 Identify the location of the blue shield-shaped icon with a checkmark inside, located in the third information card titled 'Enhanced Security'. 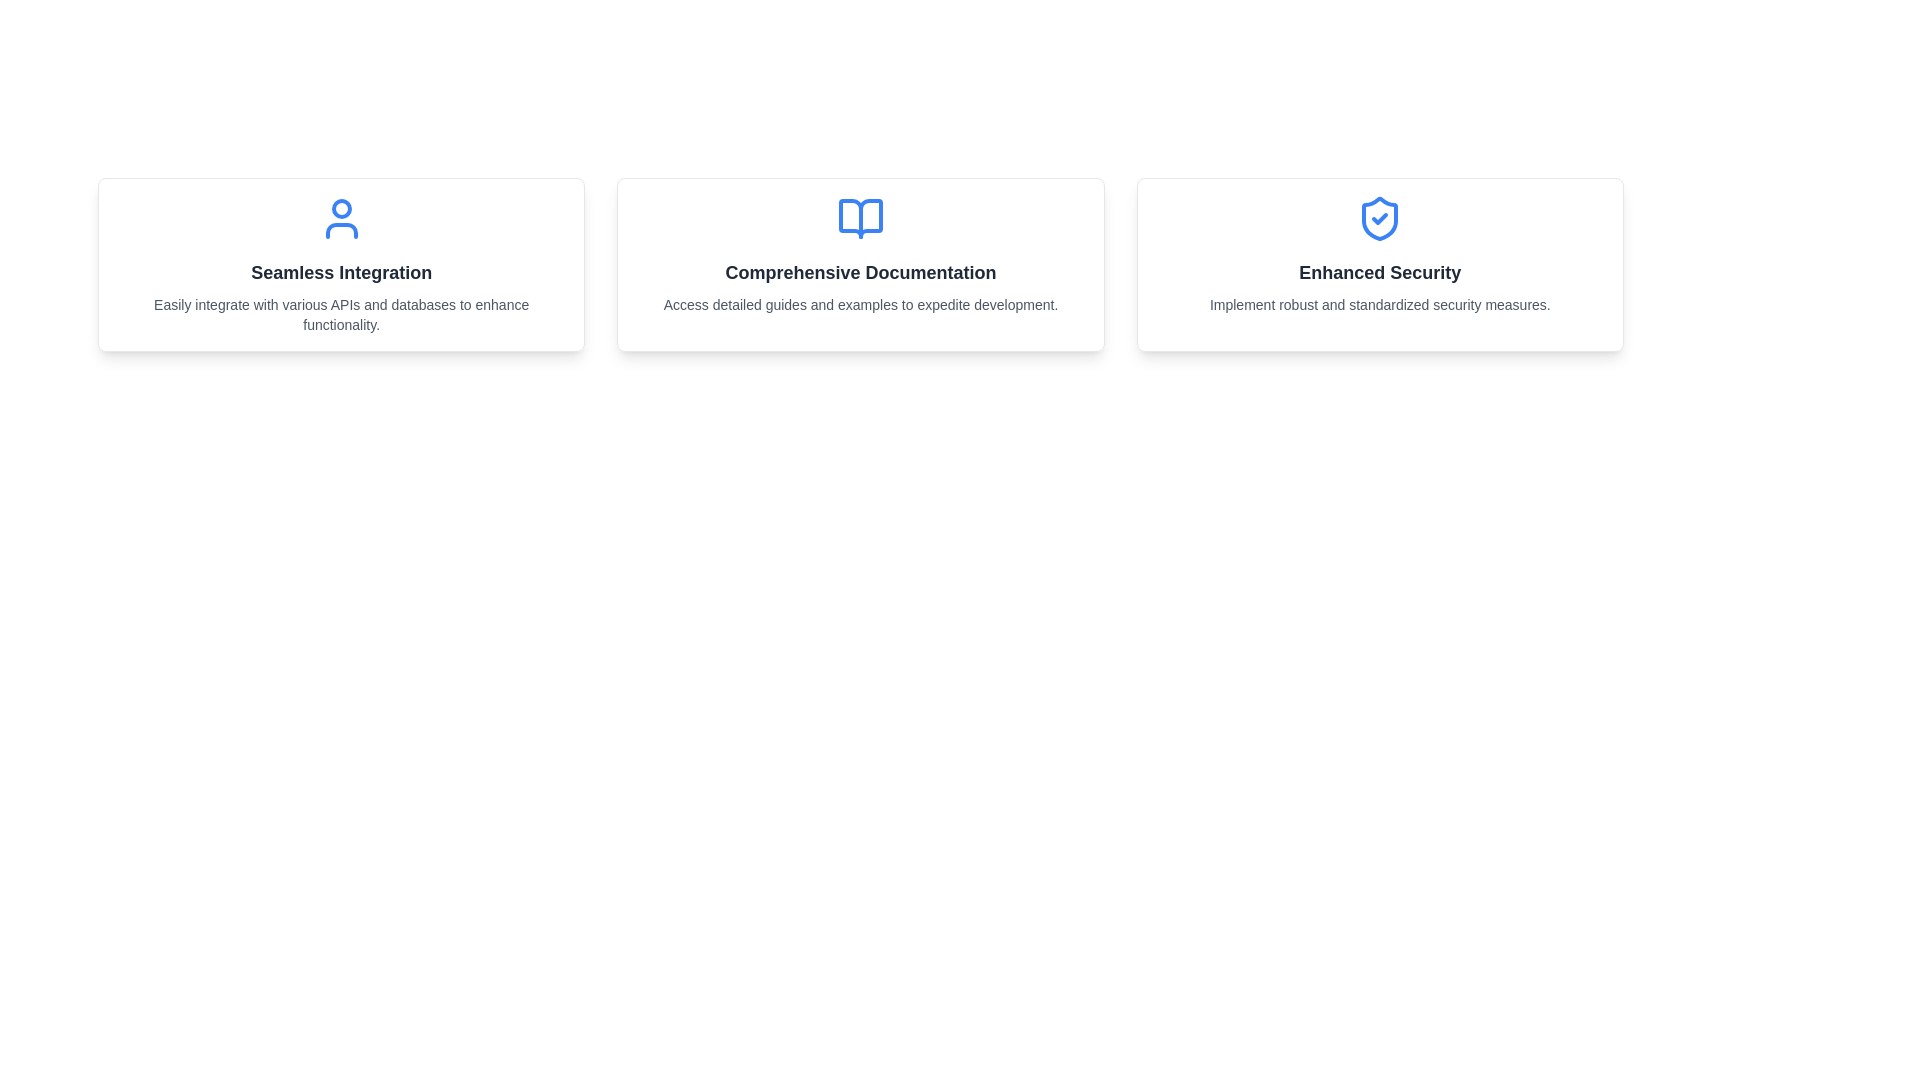
(1379, 219).